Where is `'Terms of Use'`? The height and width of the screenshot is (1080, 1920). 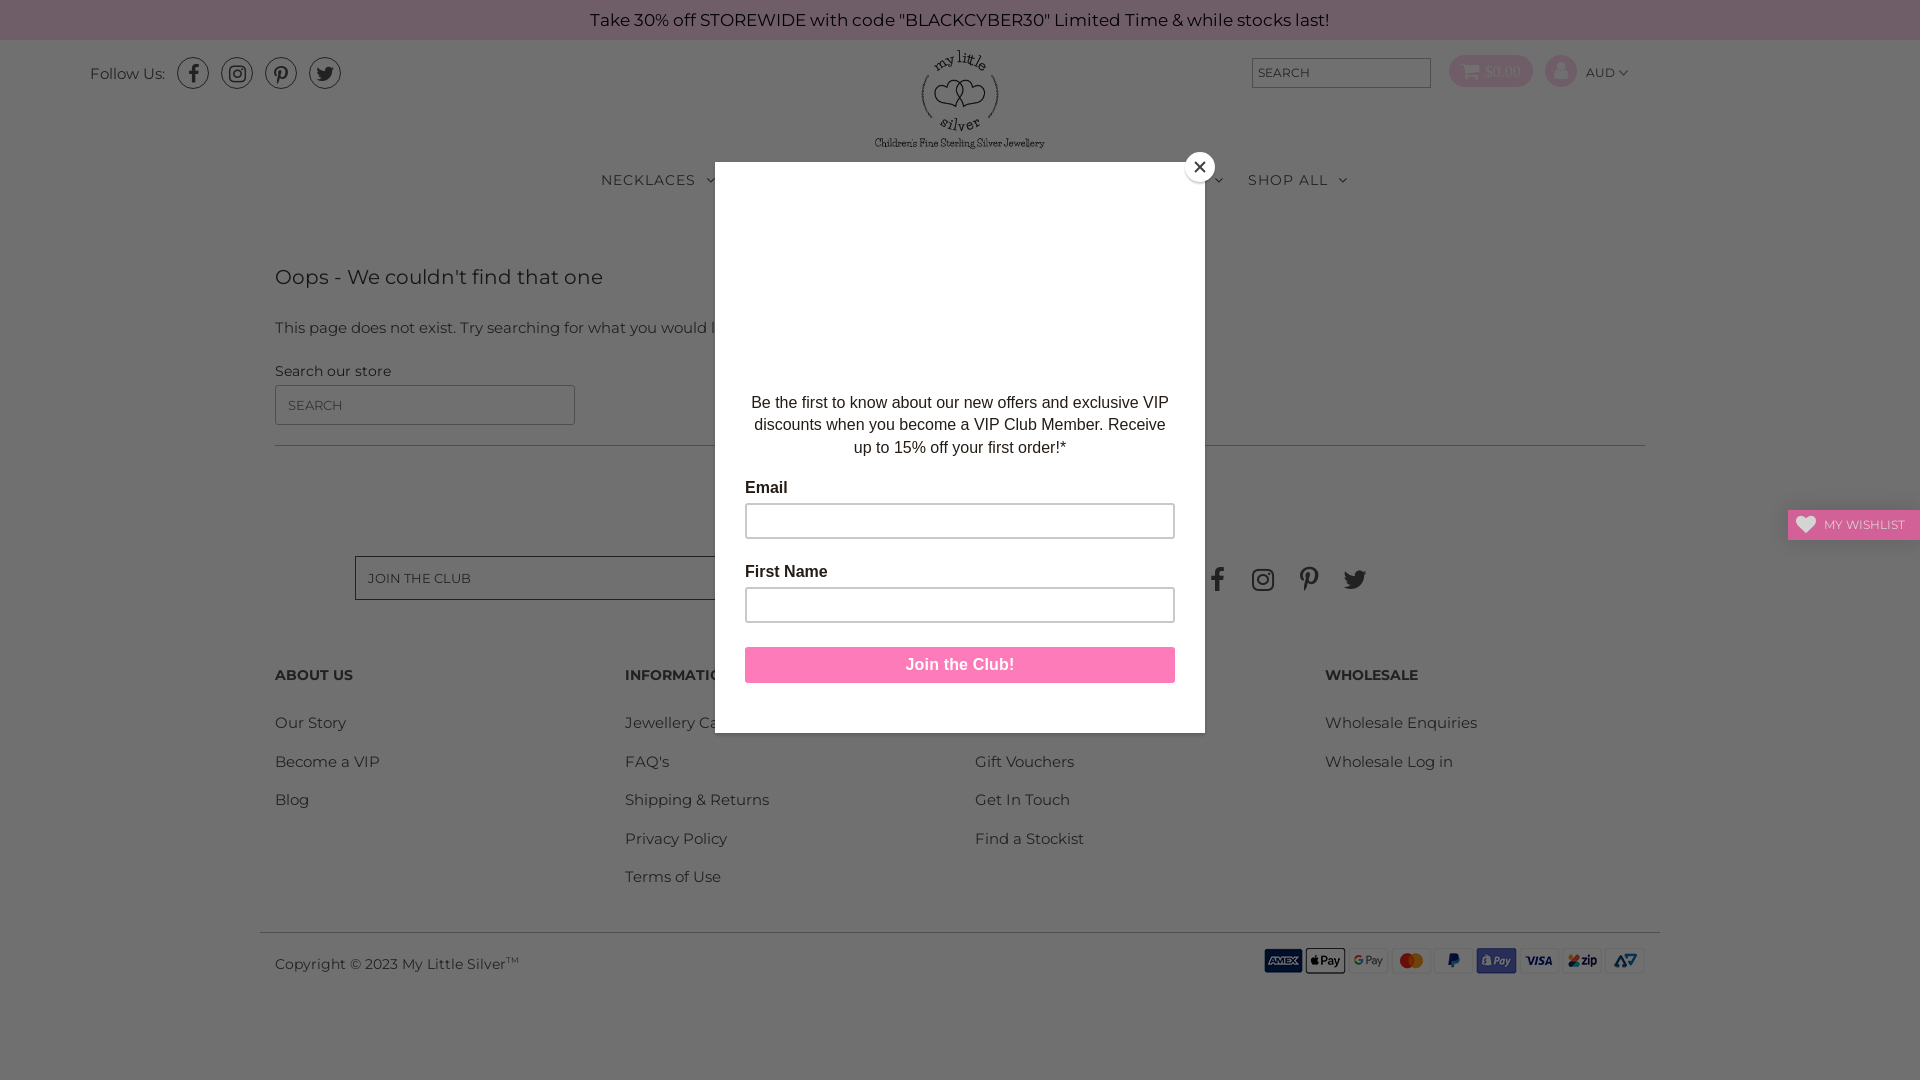
'Terms of Use' is located at coordinates (672, 875).